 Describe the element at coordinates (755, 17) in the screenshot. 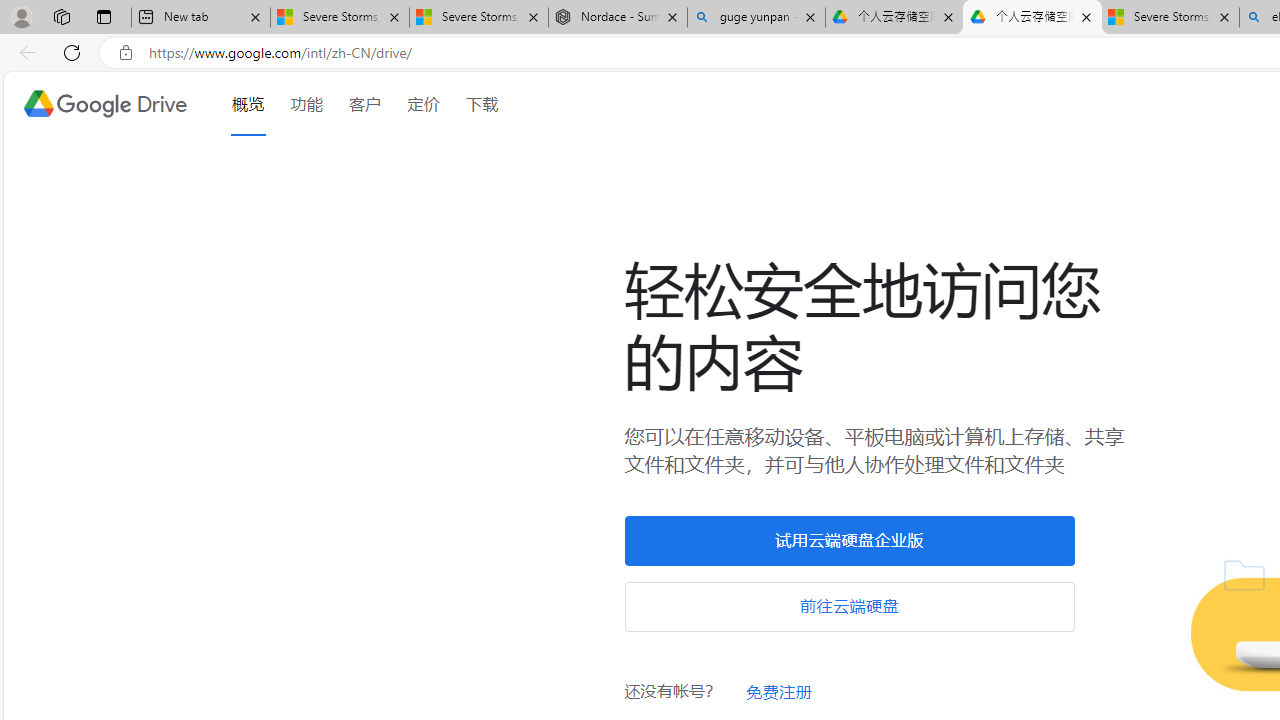

I see `'guge yunpan - Search'` at that location.